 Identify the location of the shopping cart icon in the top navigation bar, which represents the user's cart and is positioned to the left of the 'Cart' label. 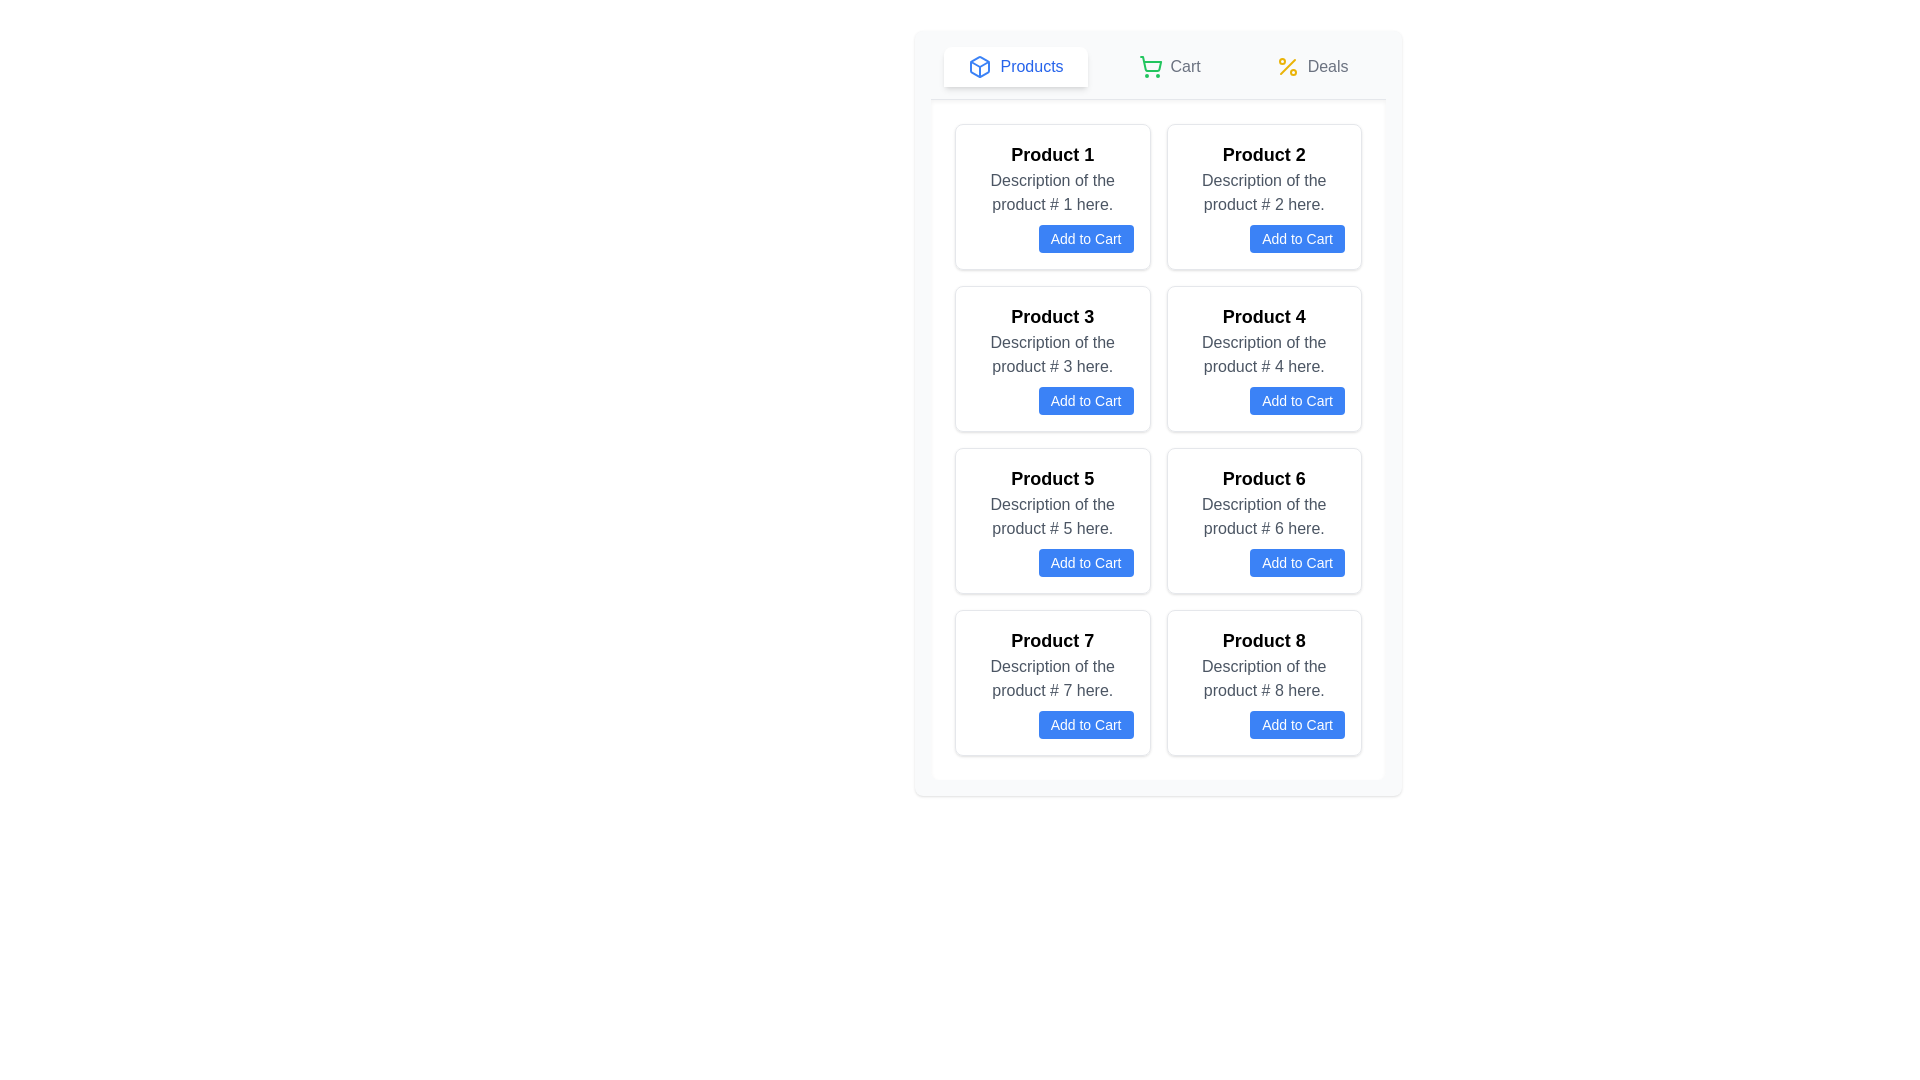
(1150, 65).